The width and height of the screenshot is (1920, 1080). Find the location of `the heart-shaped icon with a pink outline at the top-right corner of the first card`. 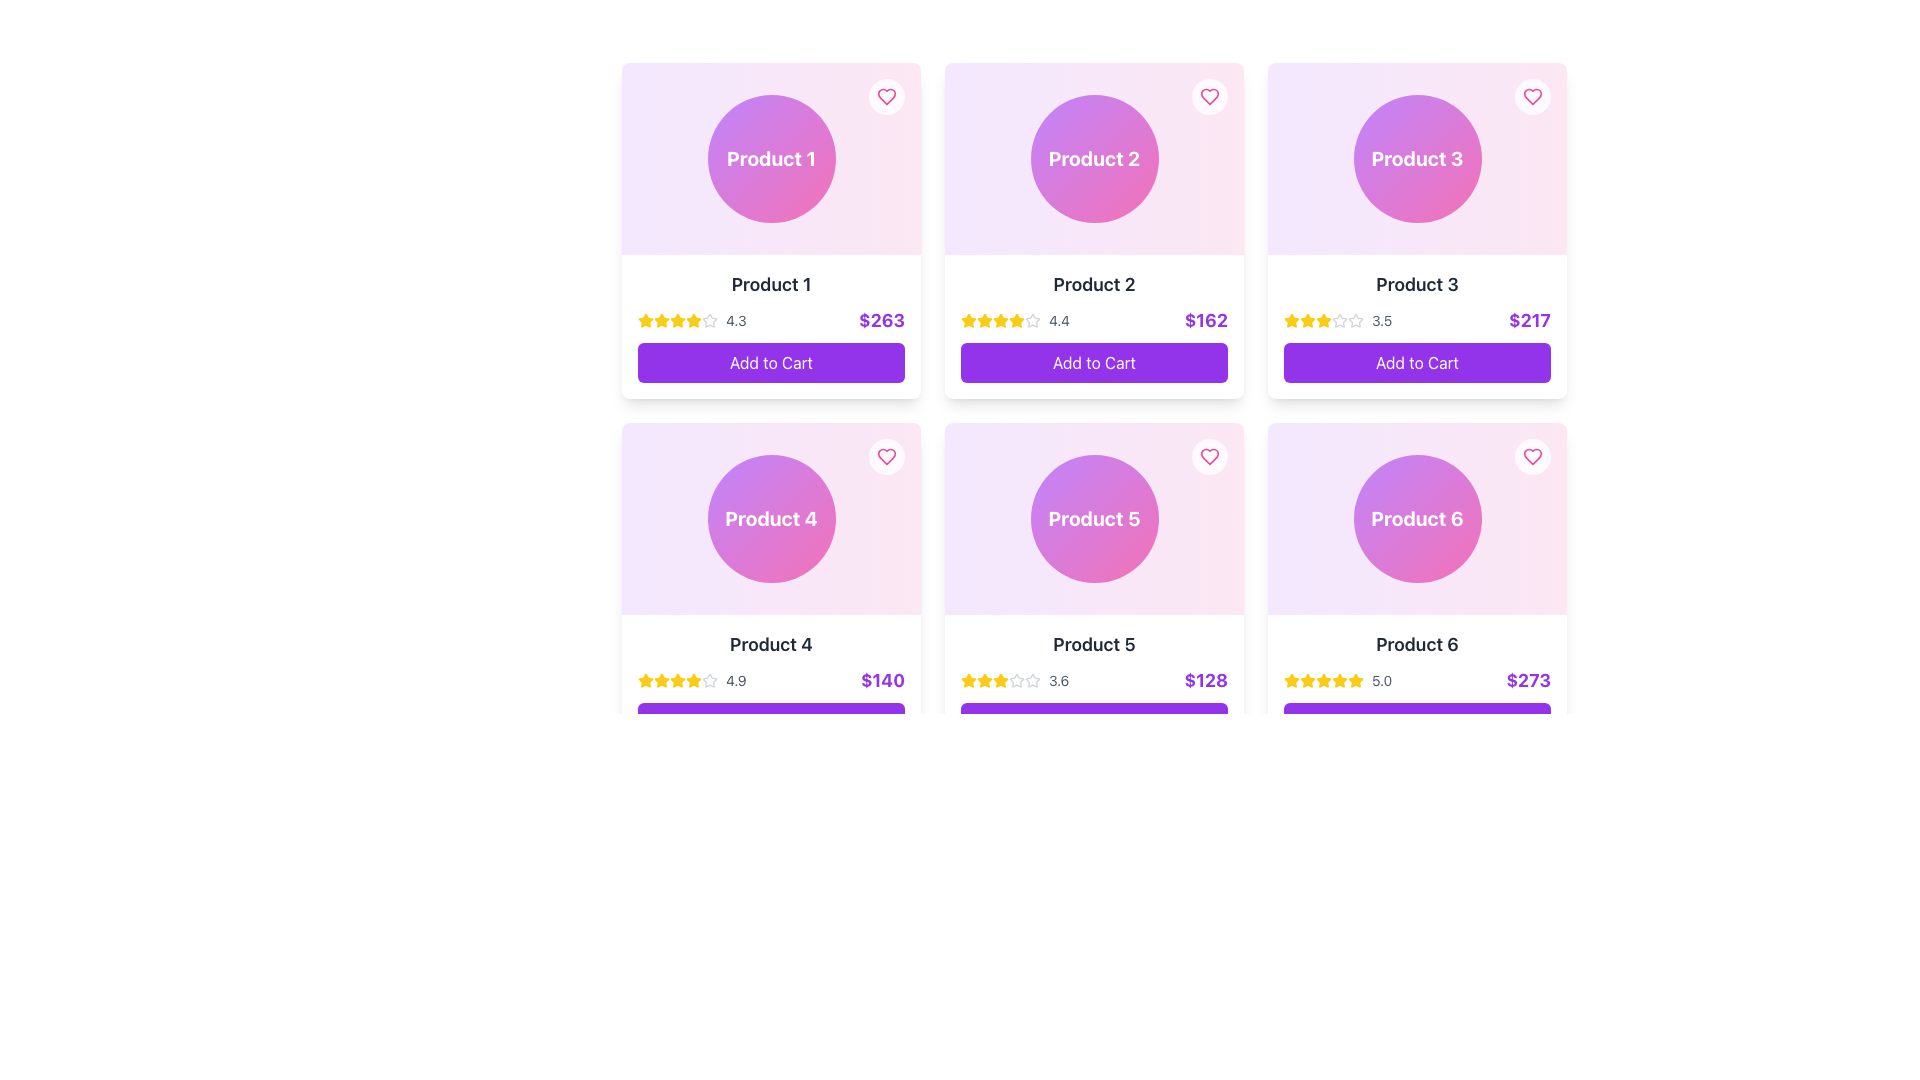

the heart-shaped icon with a pink outline at the top-right corner of the first card is located at coordinates (886, 96).